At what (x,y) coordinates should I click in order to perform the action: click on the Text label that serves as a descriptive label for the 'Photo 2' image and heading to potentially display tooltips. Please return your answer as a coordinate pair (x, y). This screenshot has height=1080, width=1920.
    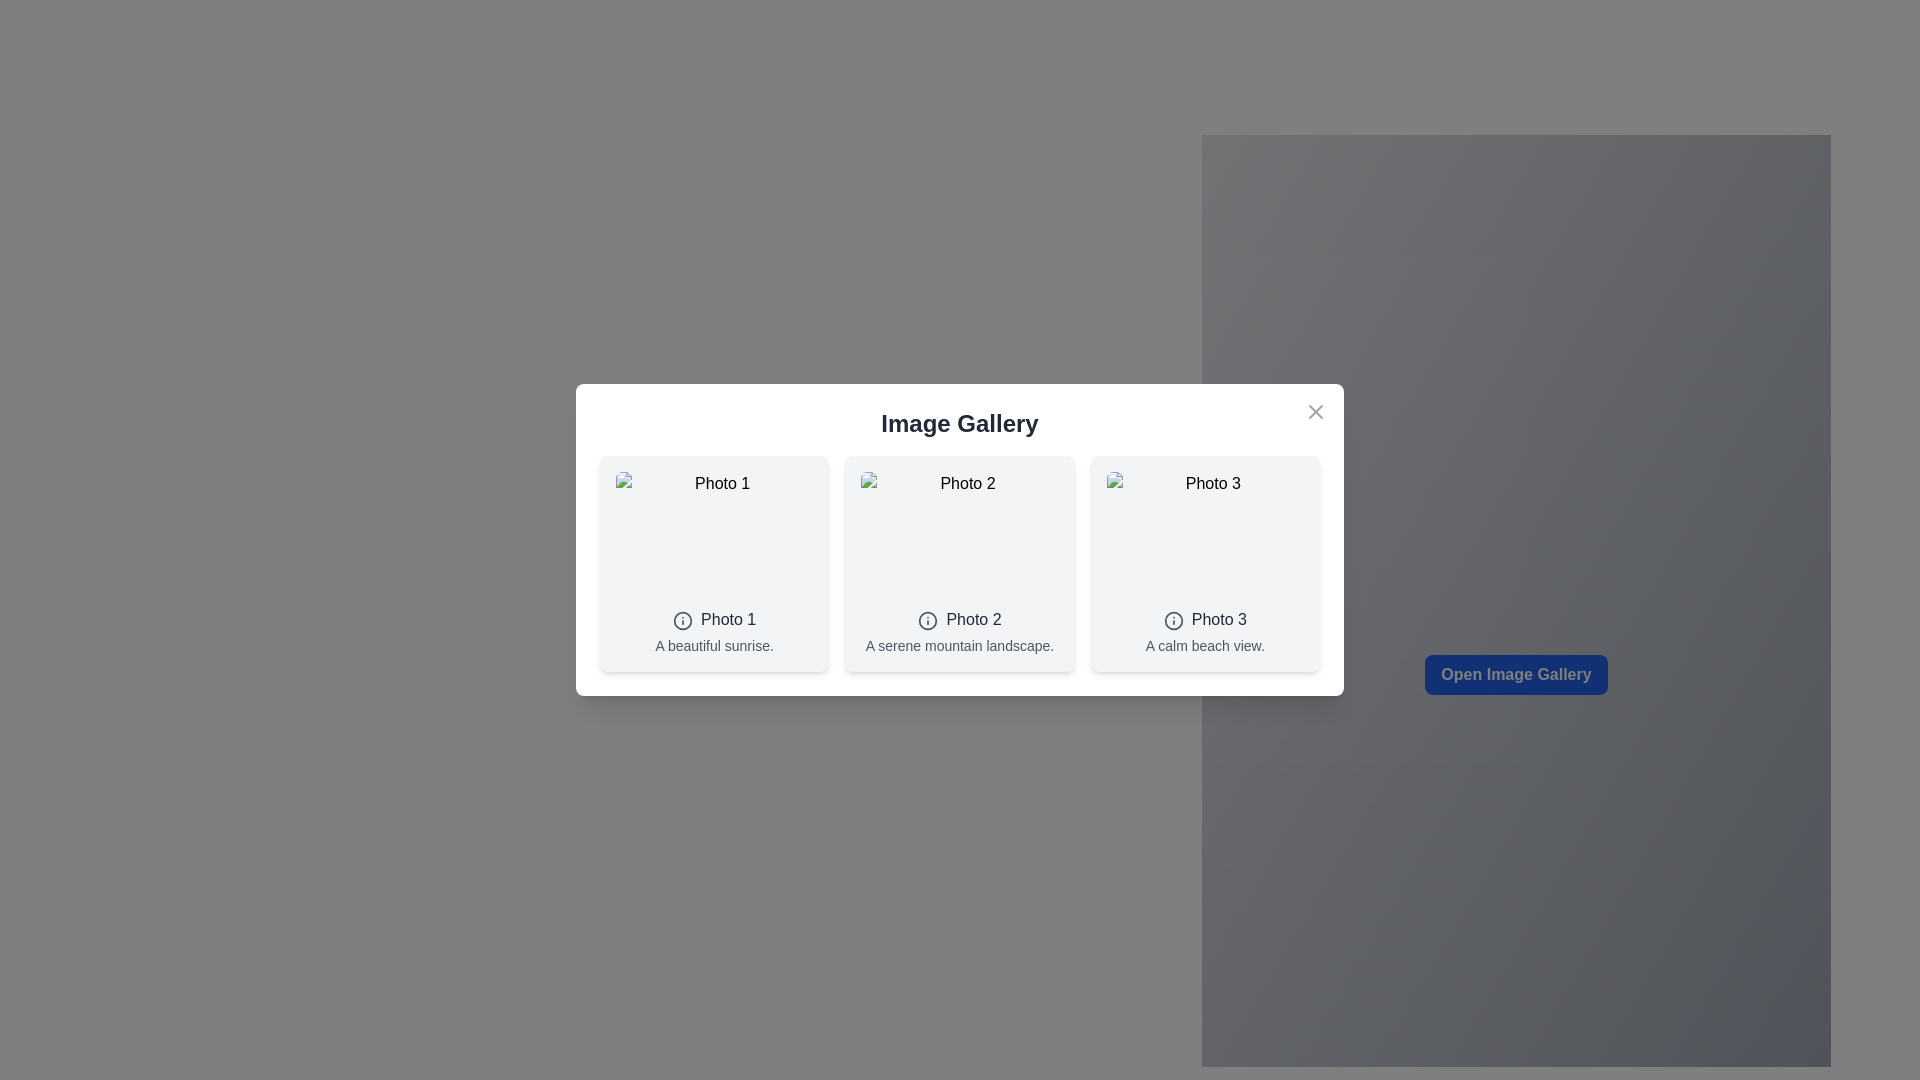
    Looking at the image, I should click on (960, 645).